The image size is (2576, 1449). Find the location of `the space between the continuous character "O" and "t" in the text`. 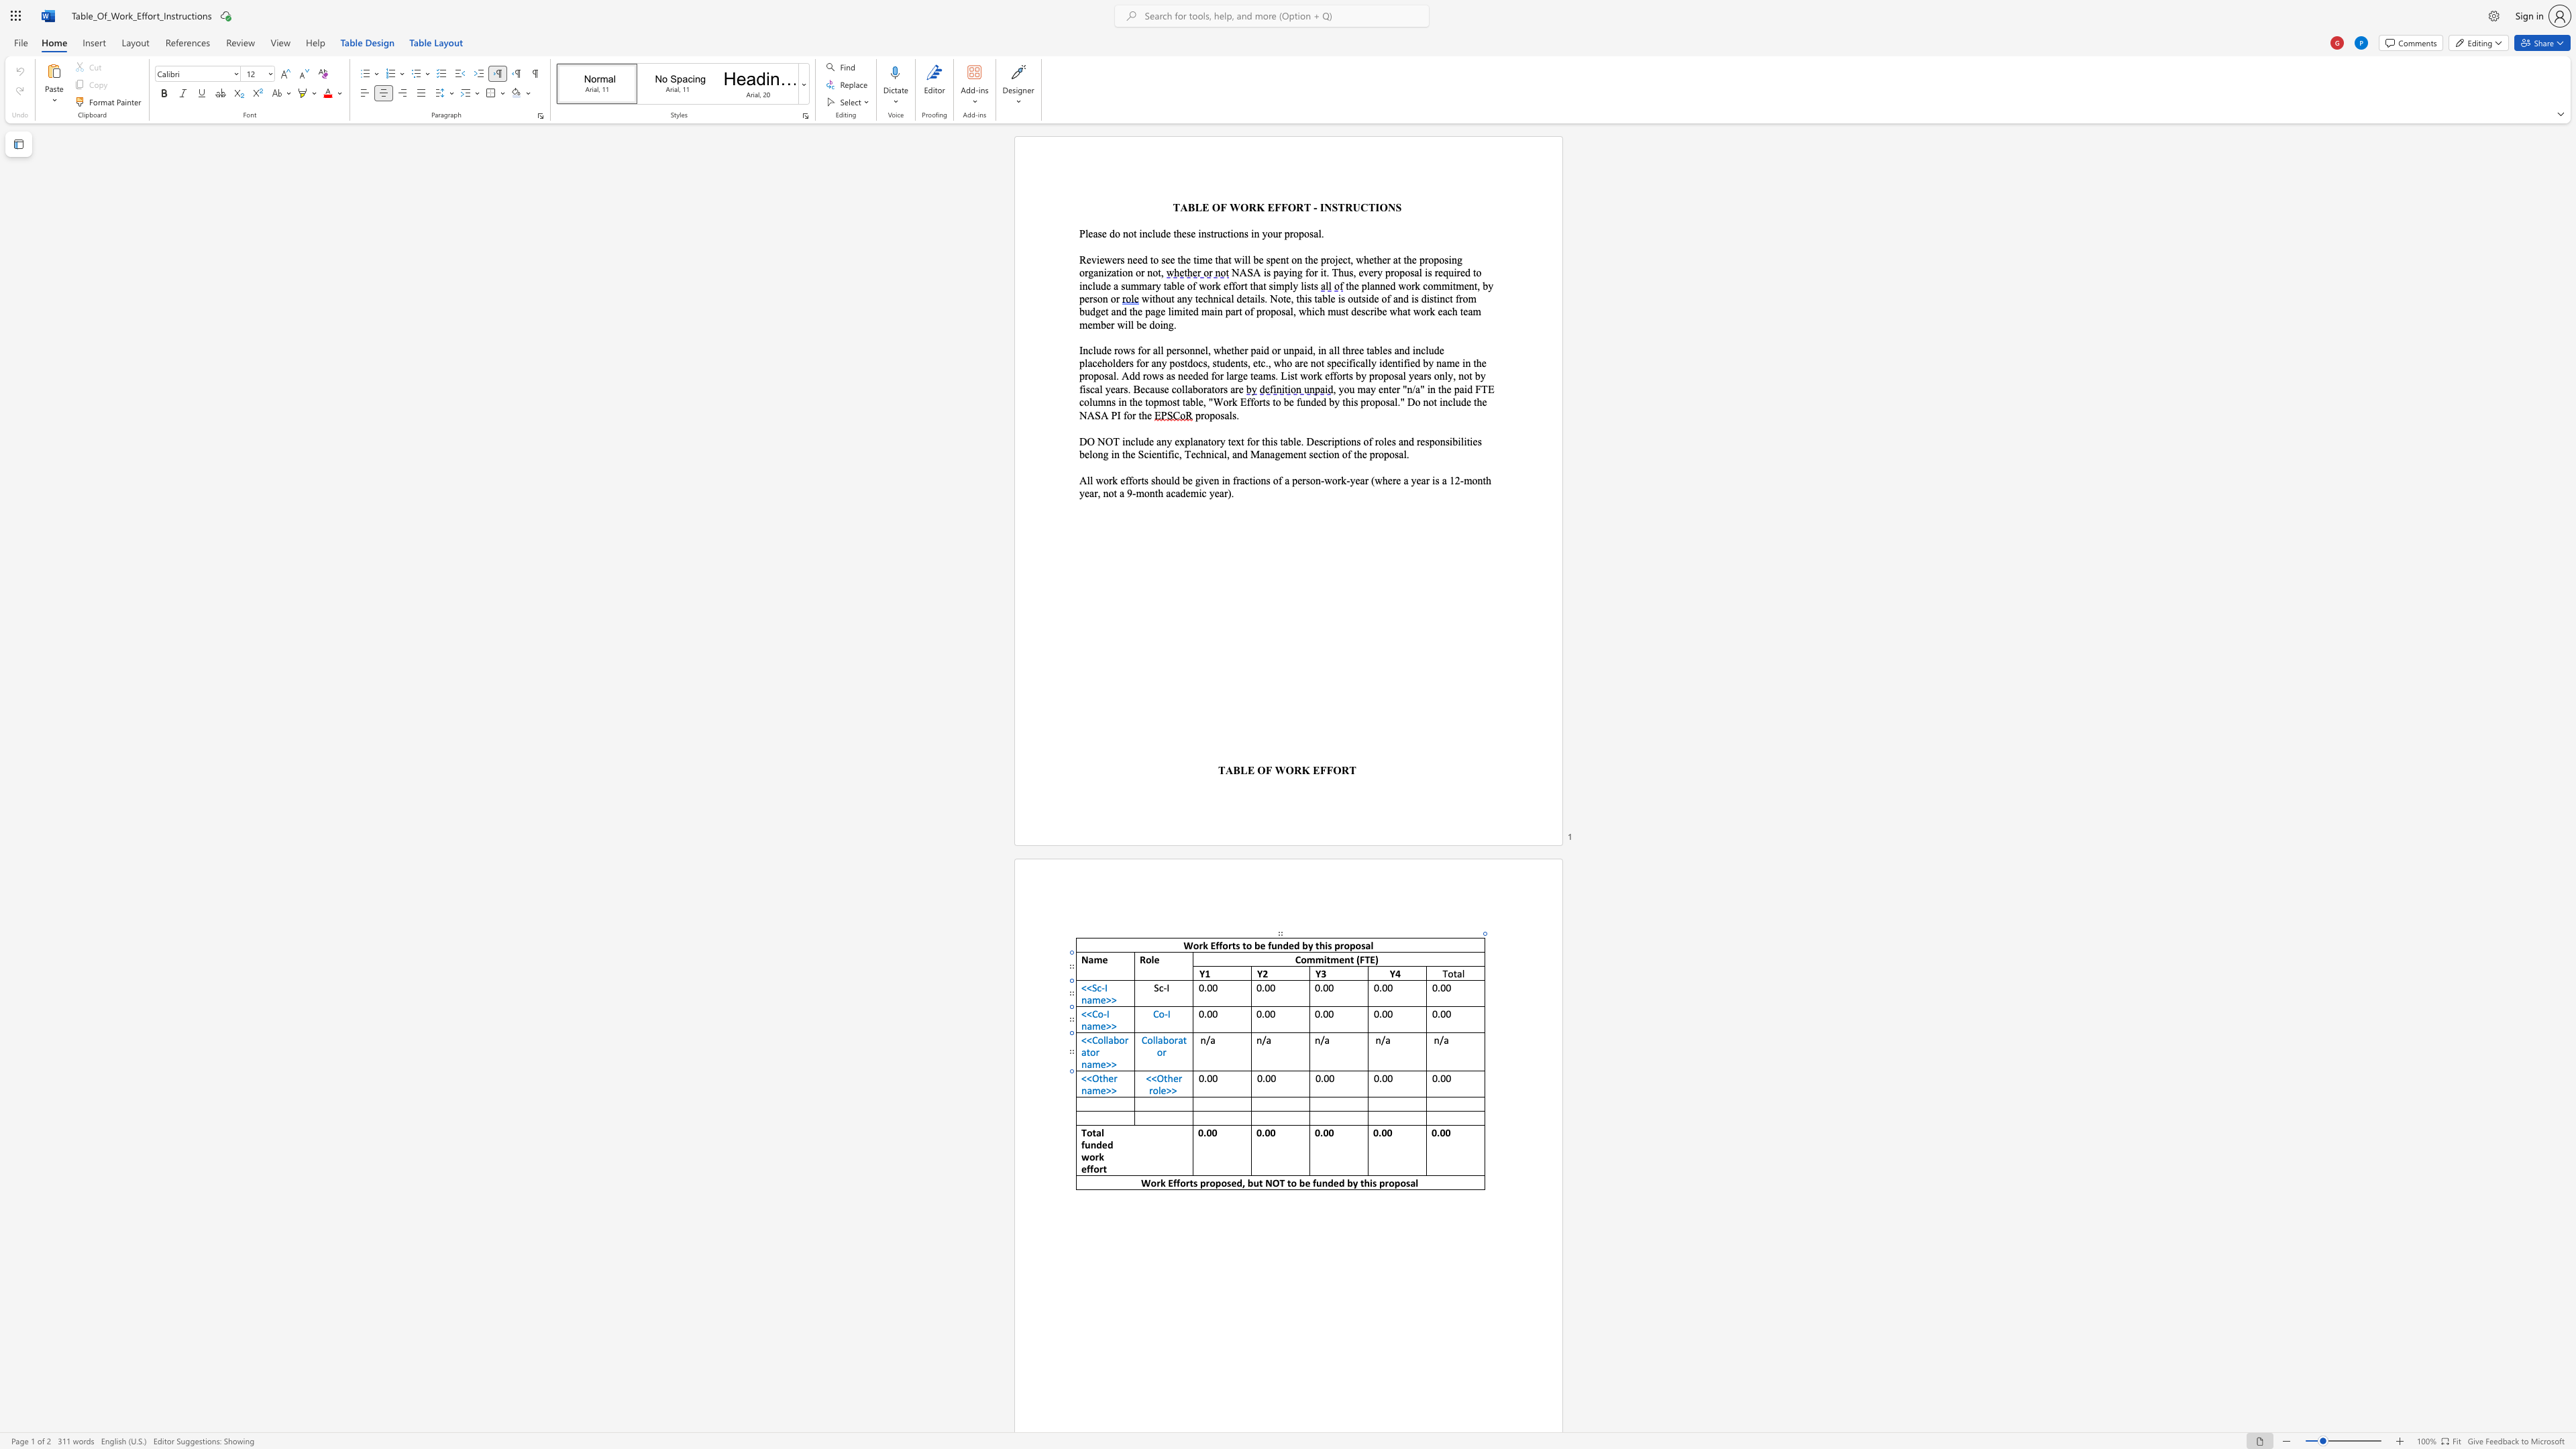

the space between the continuous character "O" and "t" in the text is located at coordinates (1161, 1077).